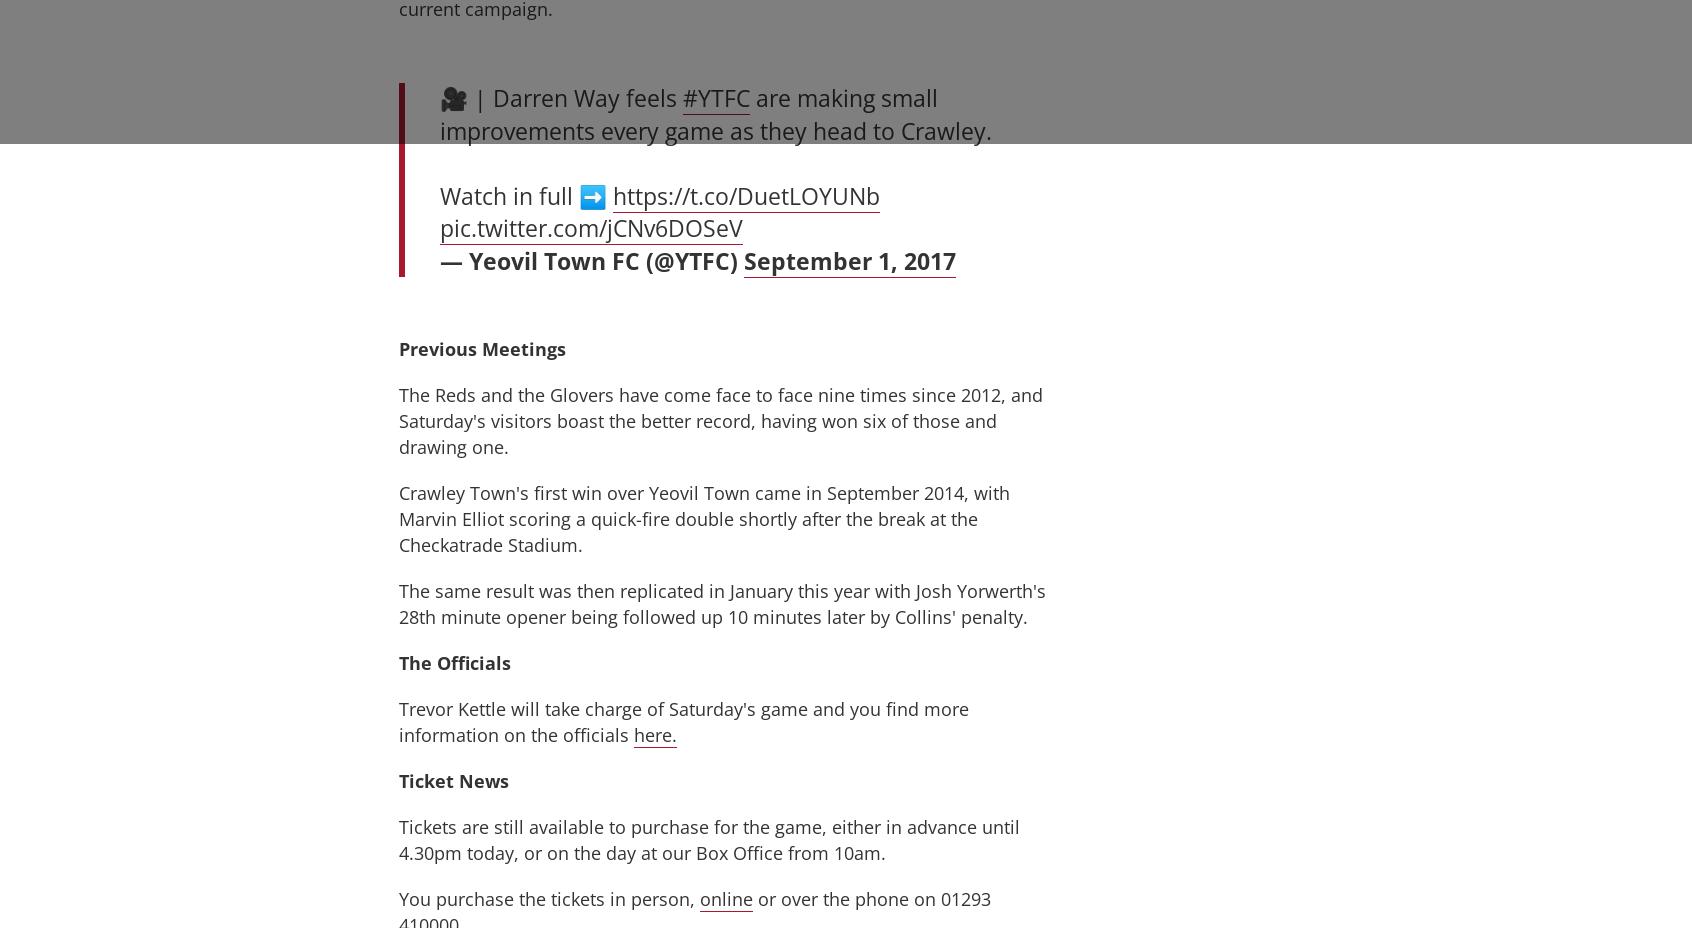 The width and height of the screenshot is (1692, 928). What do you see at coordinates (684, 720) in the screenshot?
I see `'Trevor Kettle will take charge of Saturday's game and you find more information on the officials'` at bounding box center [684, 720].